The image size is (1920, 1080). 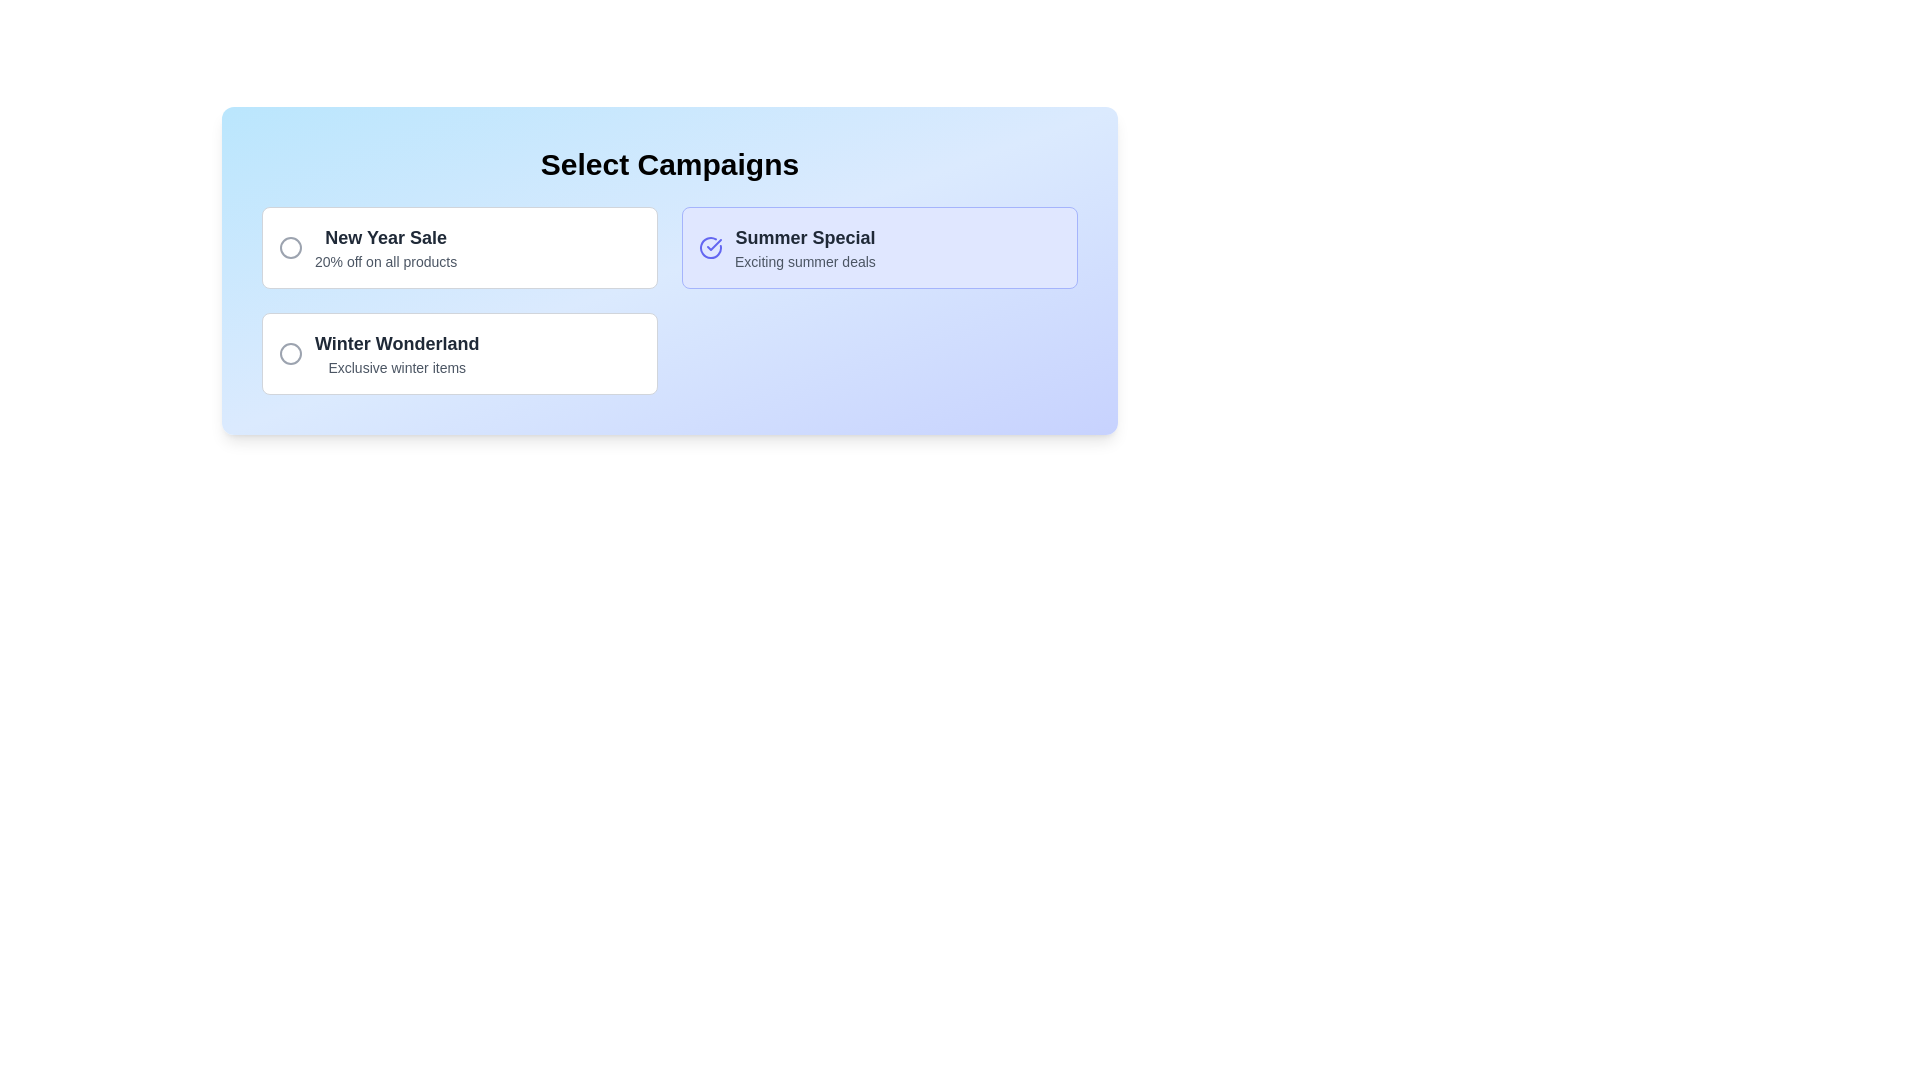 I want to click on the circular checkmark icon with a purple outline at the start of the 'Summer Special' card, so click(x=710, y=246).